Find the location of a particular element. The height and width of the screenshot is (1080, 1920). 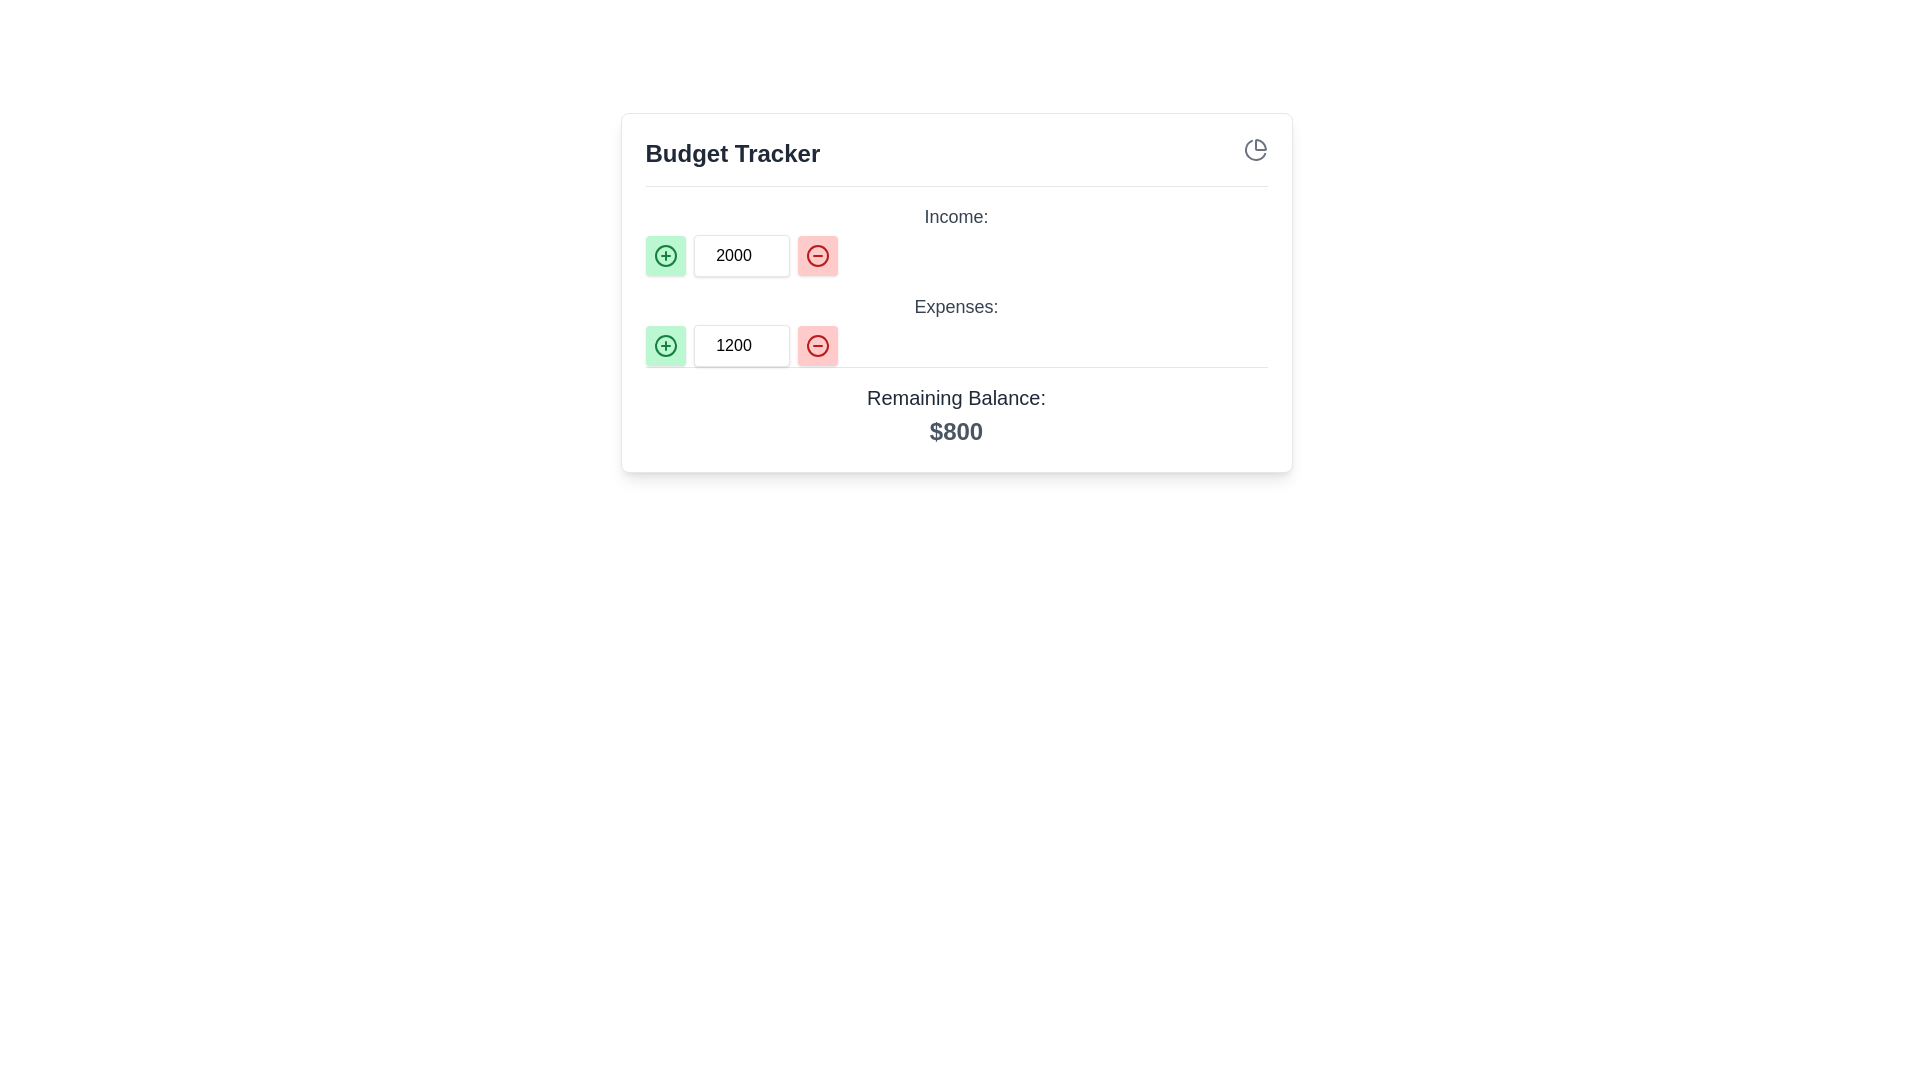

the '+' icon button located to the left of the input field labeled '1200' in the monetary entries section is located at coordinates (665, 345).